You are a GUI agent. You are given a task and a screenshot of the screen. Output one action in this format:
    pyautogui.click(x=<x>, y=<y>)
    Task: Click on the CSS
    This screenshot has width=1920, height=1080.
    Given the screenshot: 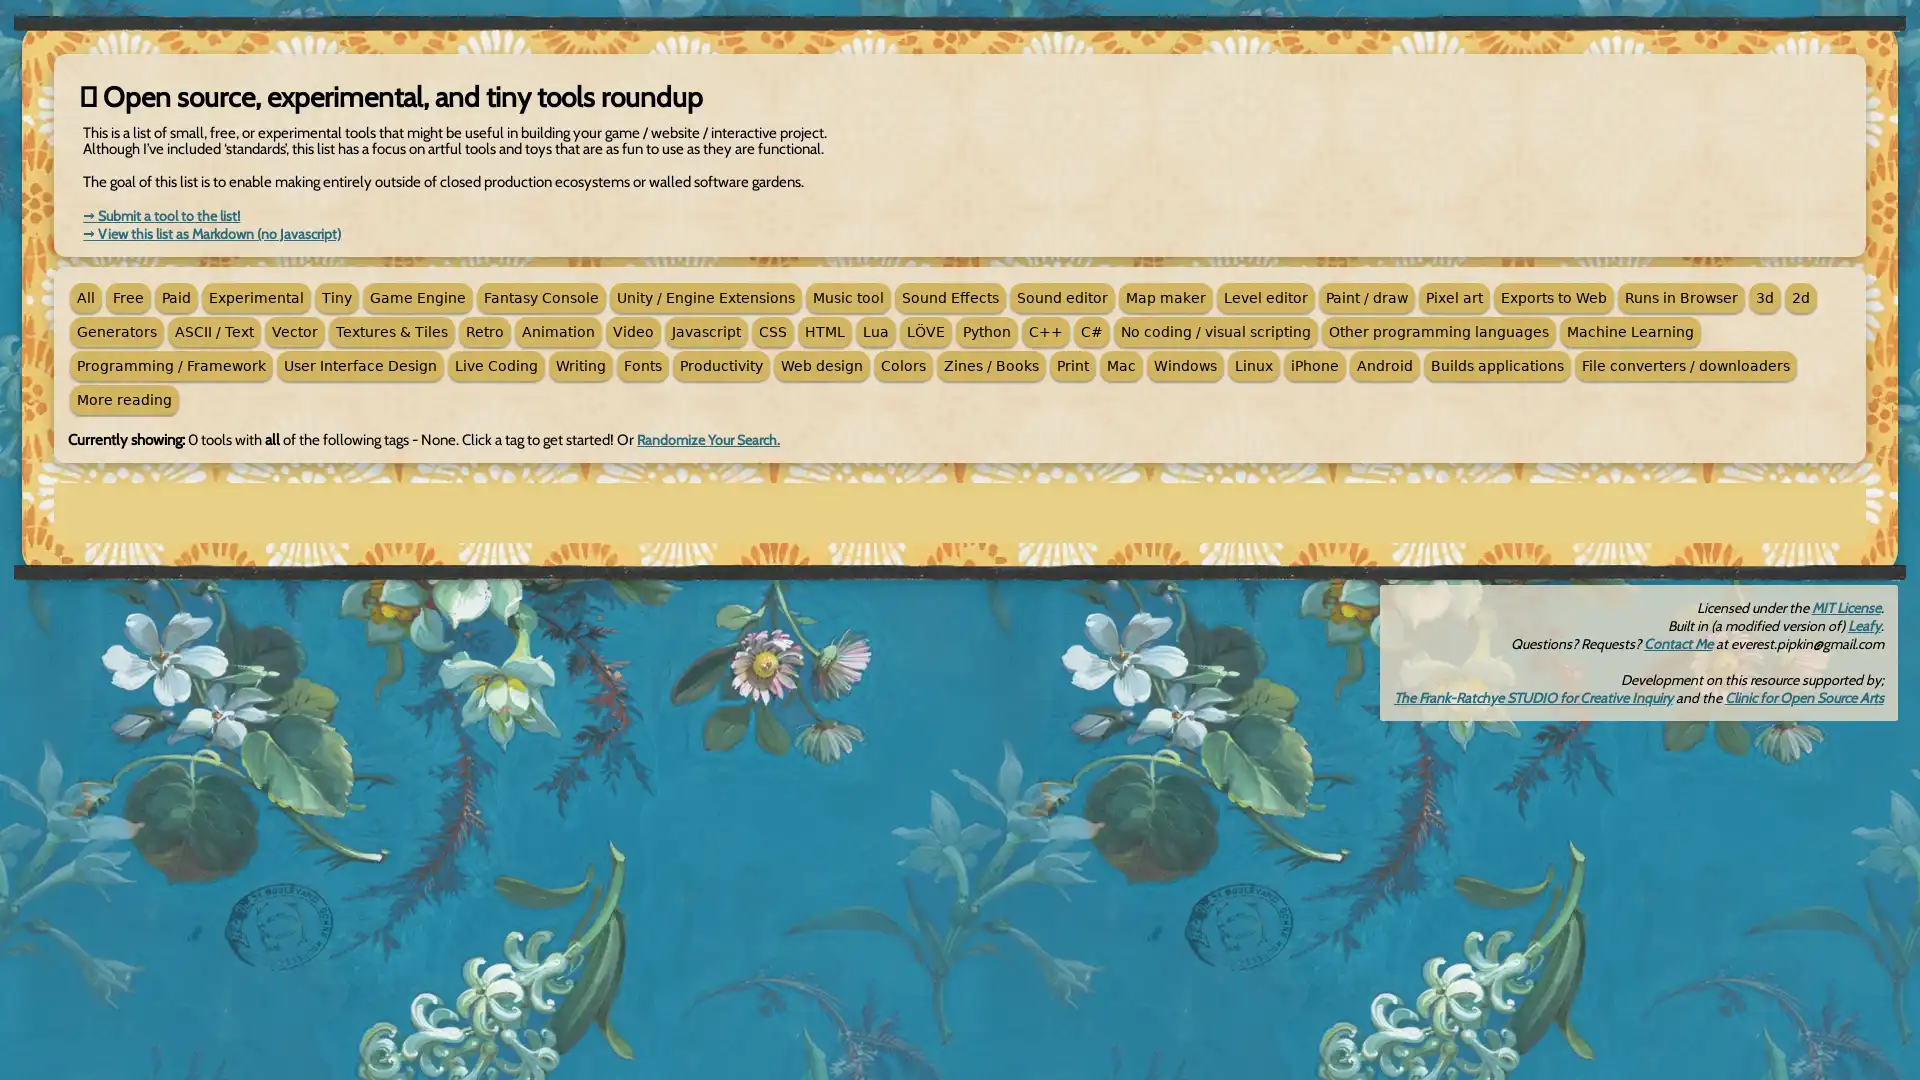 What is the action you would take?
    pyautogui.click(x=771, y=330)
    